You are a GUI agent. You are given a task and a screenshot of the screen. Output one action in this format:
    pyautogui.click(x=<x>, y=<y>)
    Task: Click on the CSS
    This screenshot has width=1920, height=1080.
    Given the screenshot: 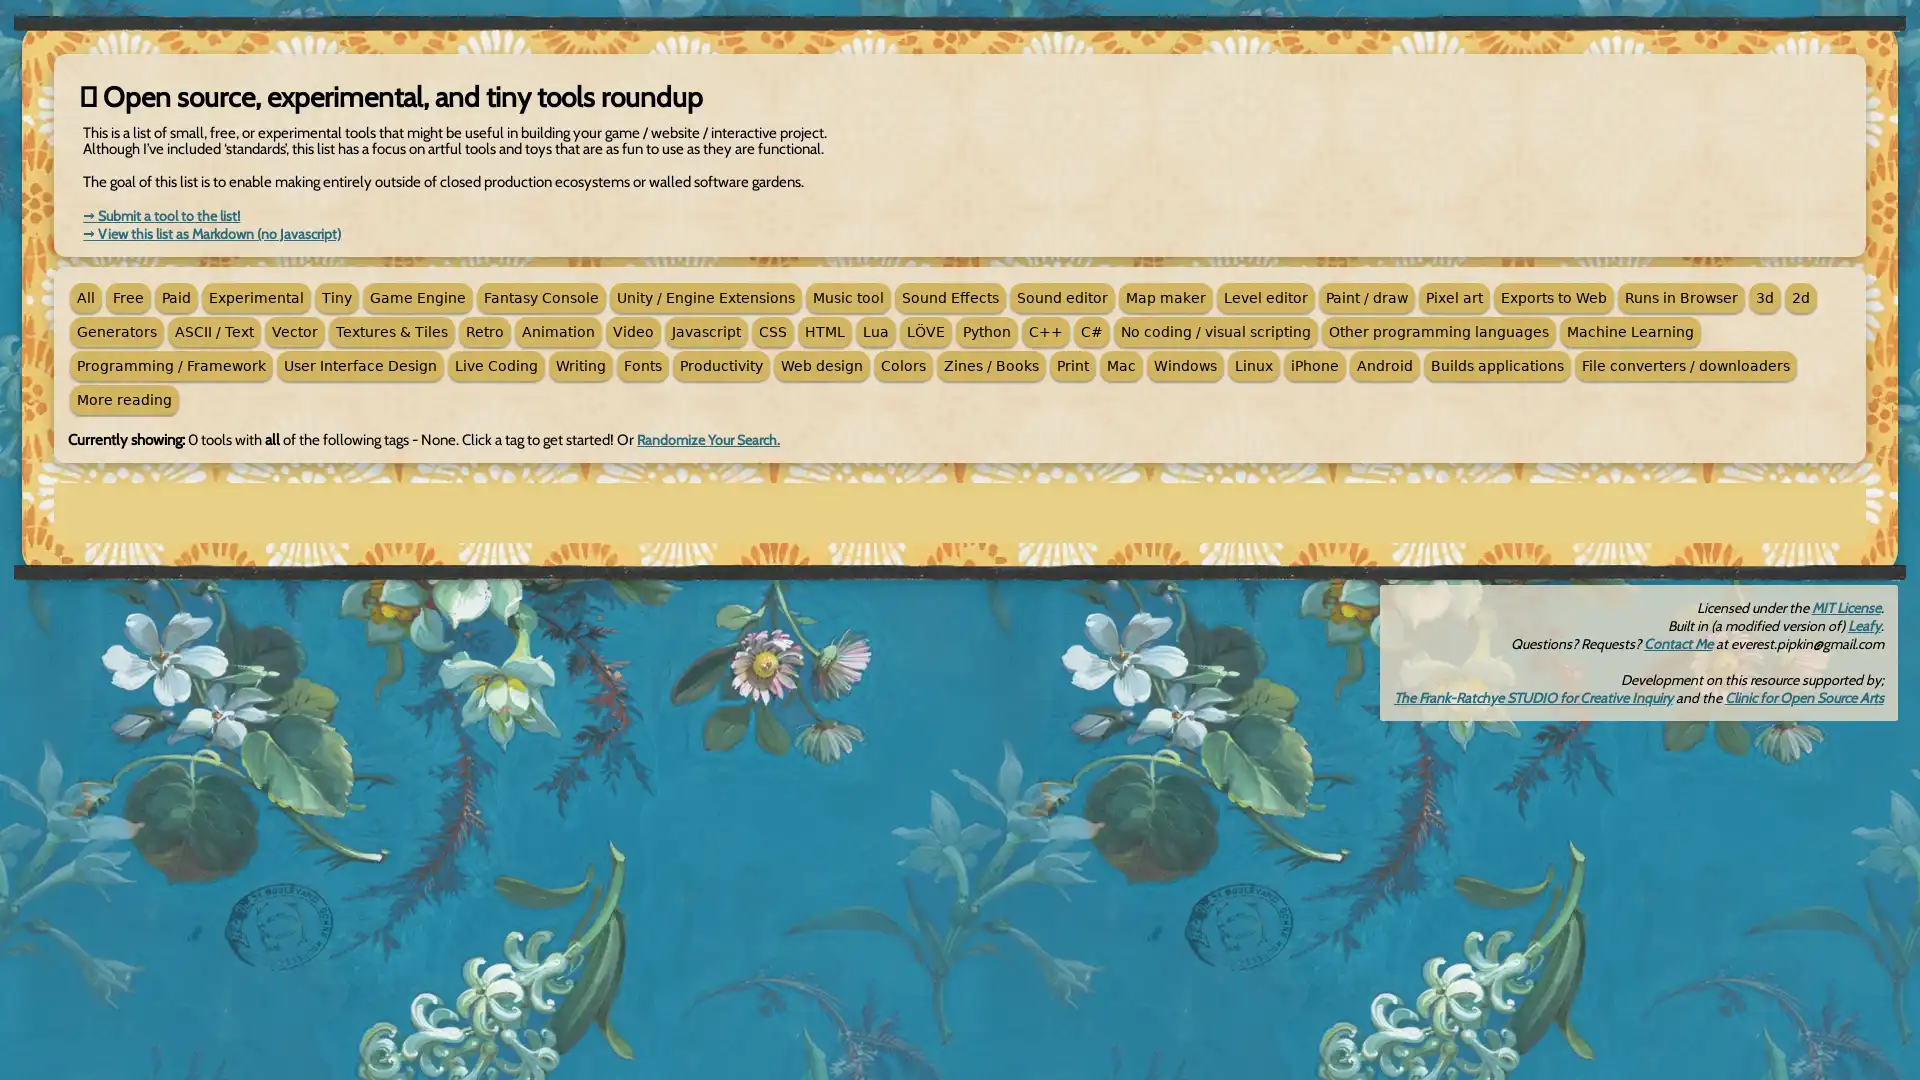 What is the action you would take?
    pyautogui.click(x=771, y=330)
    